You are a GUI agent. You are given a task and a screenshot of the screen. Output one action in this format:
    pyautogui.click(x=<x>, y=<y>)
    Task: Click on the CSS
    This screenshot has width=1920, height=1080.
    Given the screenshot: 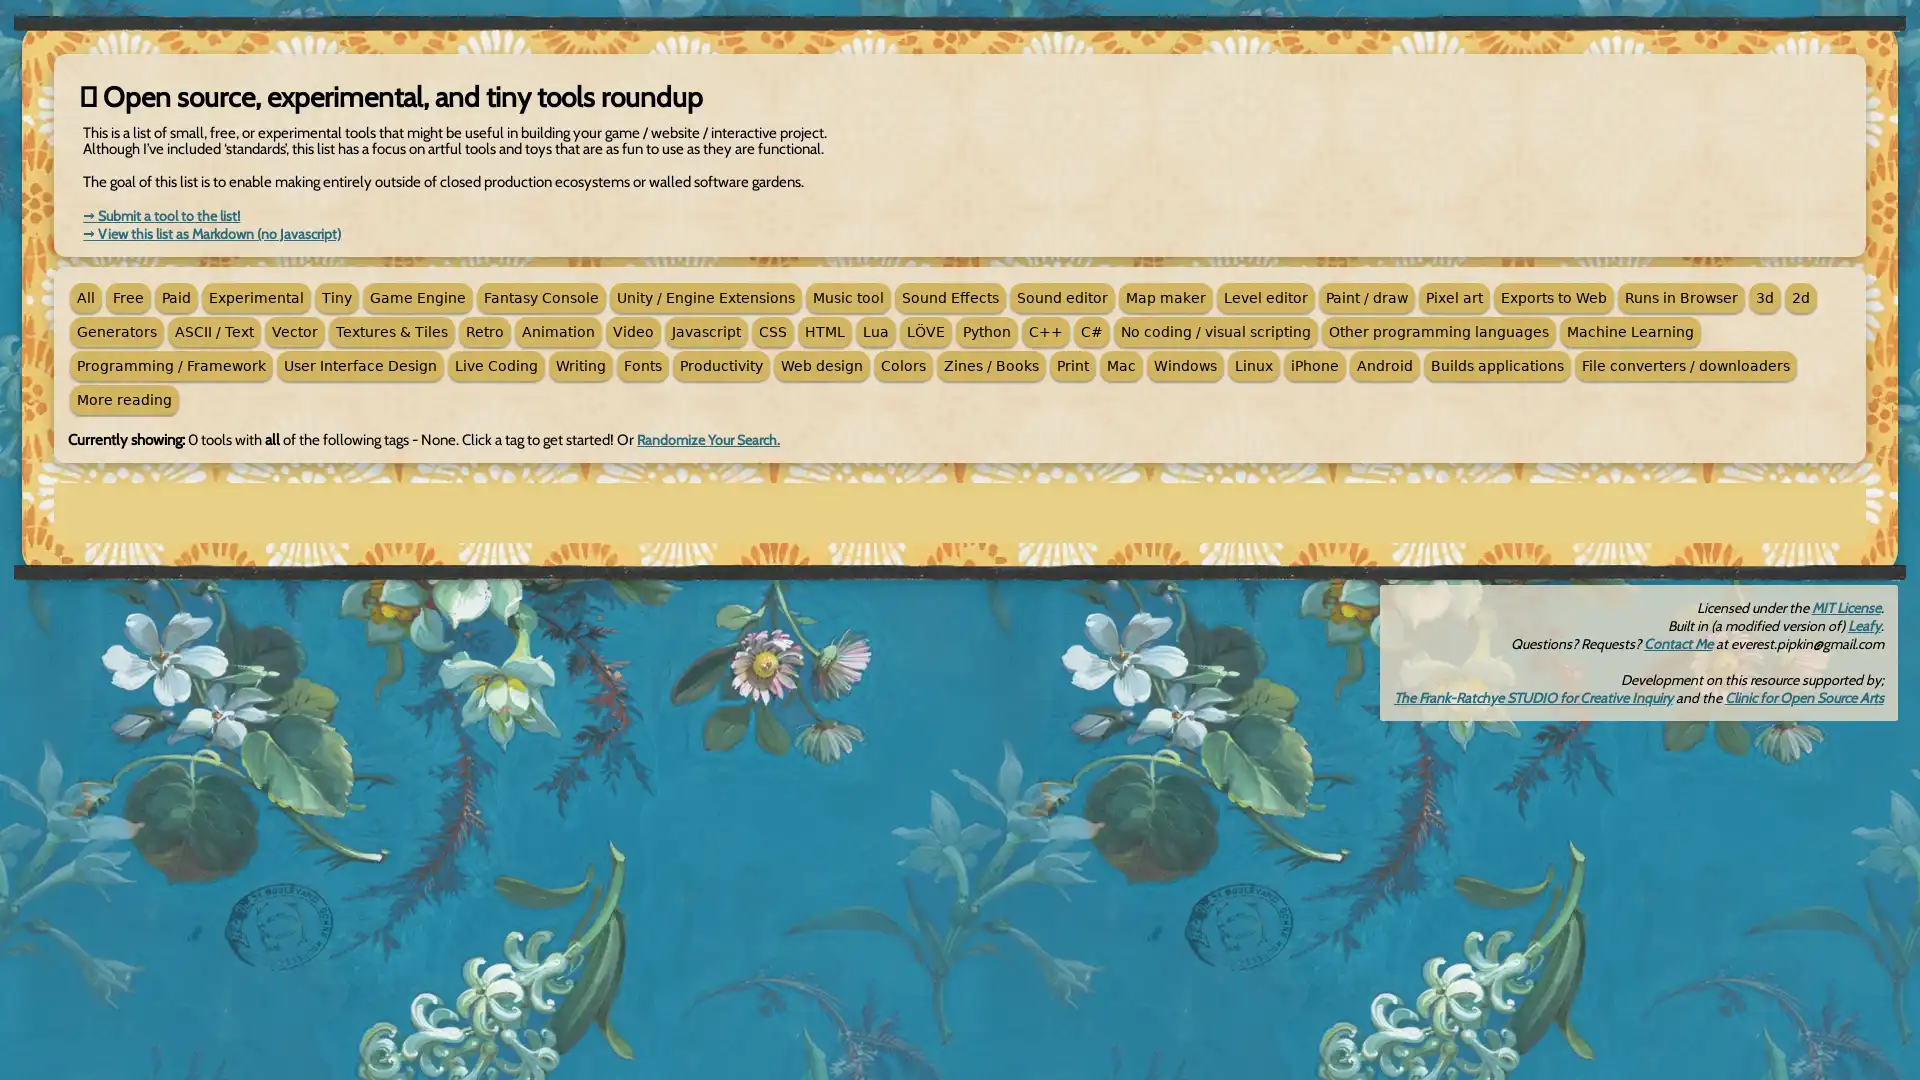 What is the action you would take?
    pyautogui.click(x=771, y=330)
    